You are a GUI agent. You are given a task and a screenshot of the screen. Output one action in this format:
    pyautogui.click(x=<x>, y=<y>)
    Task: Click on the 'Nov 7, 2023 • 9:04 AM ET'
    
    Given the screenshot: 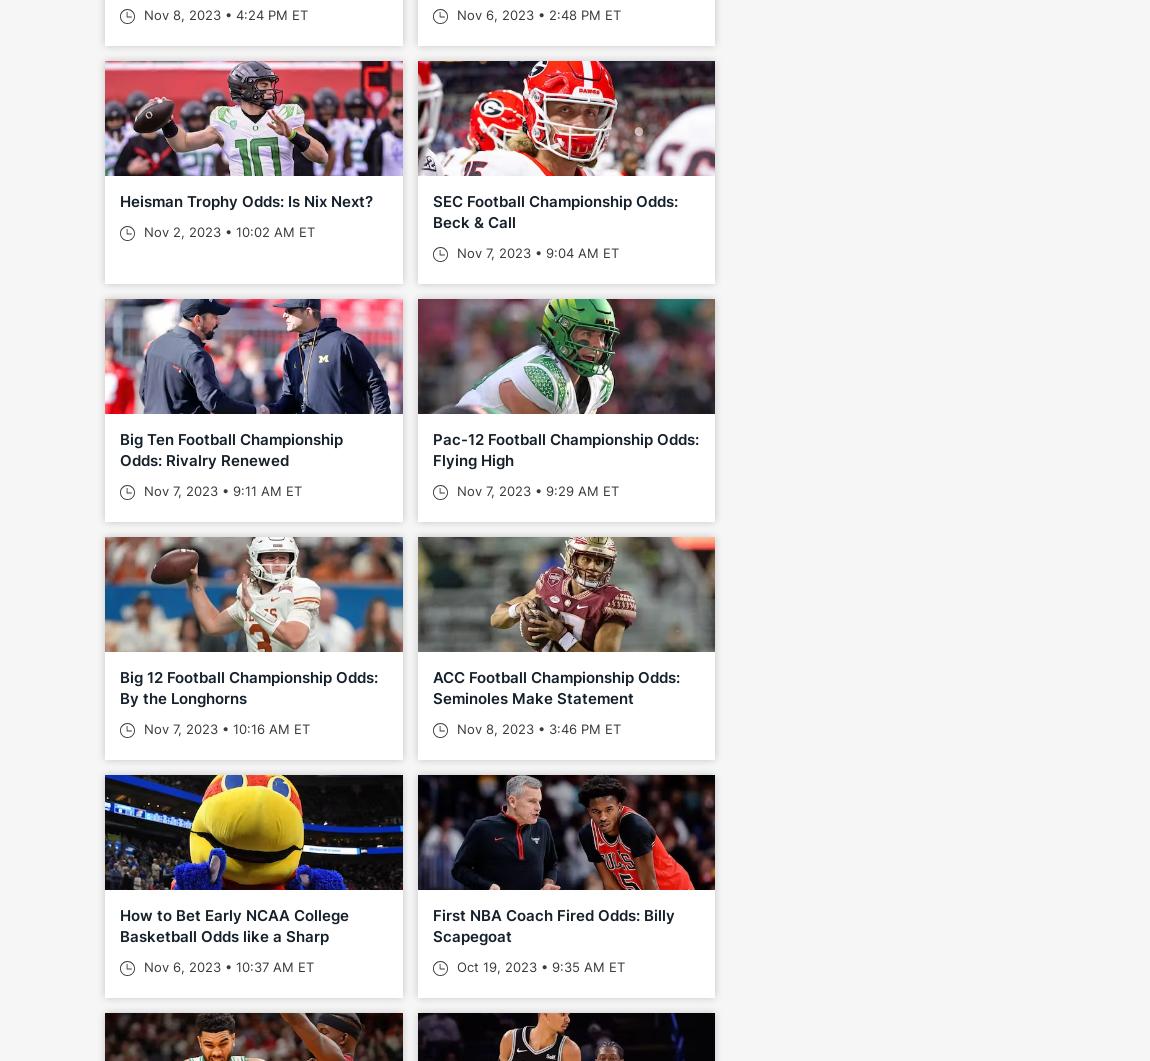 What is the action you would take?
    pyautogui.click(x=534, y=252)
    